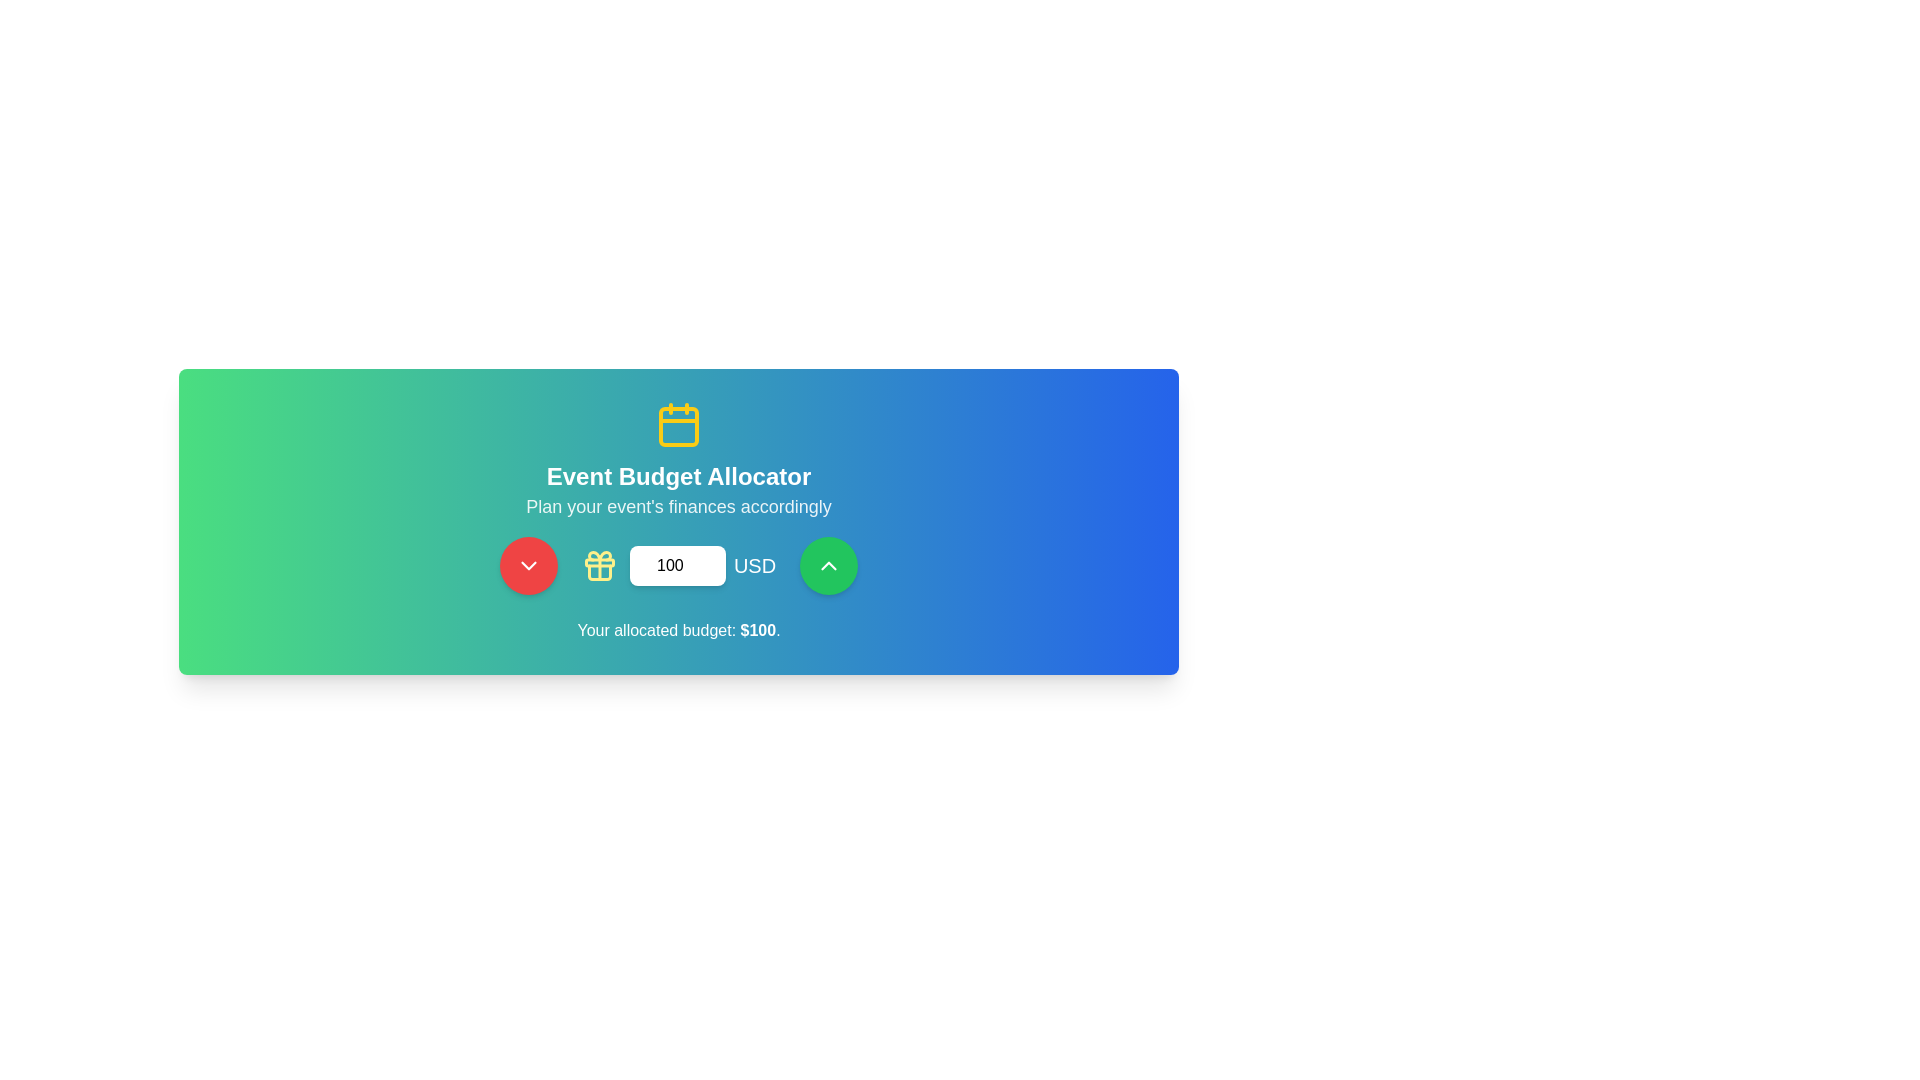  I want to click on the informational header element titled 'Event Budget Allocator' to trigger additional information or style effects, so click(678, 461).